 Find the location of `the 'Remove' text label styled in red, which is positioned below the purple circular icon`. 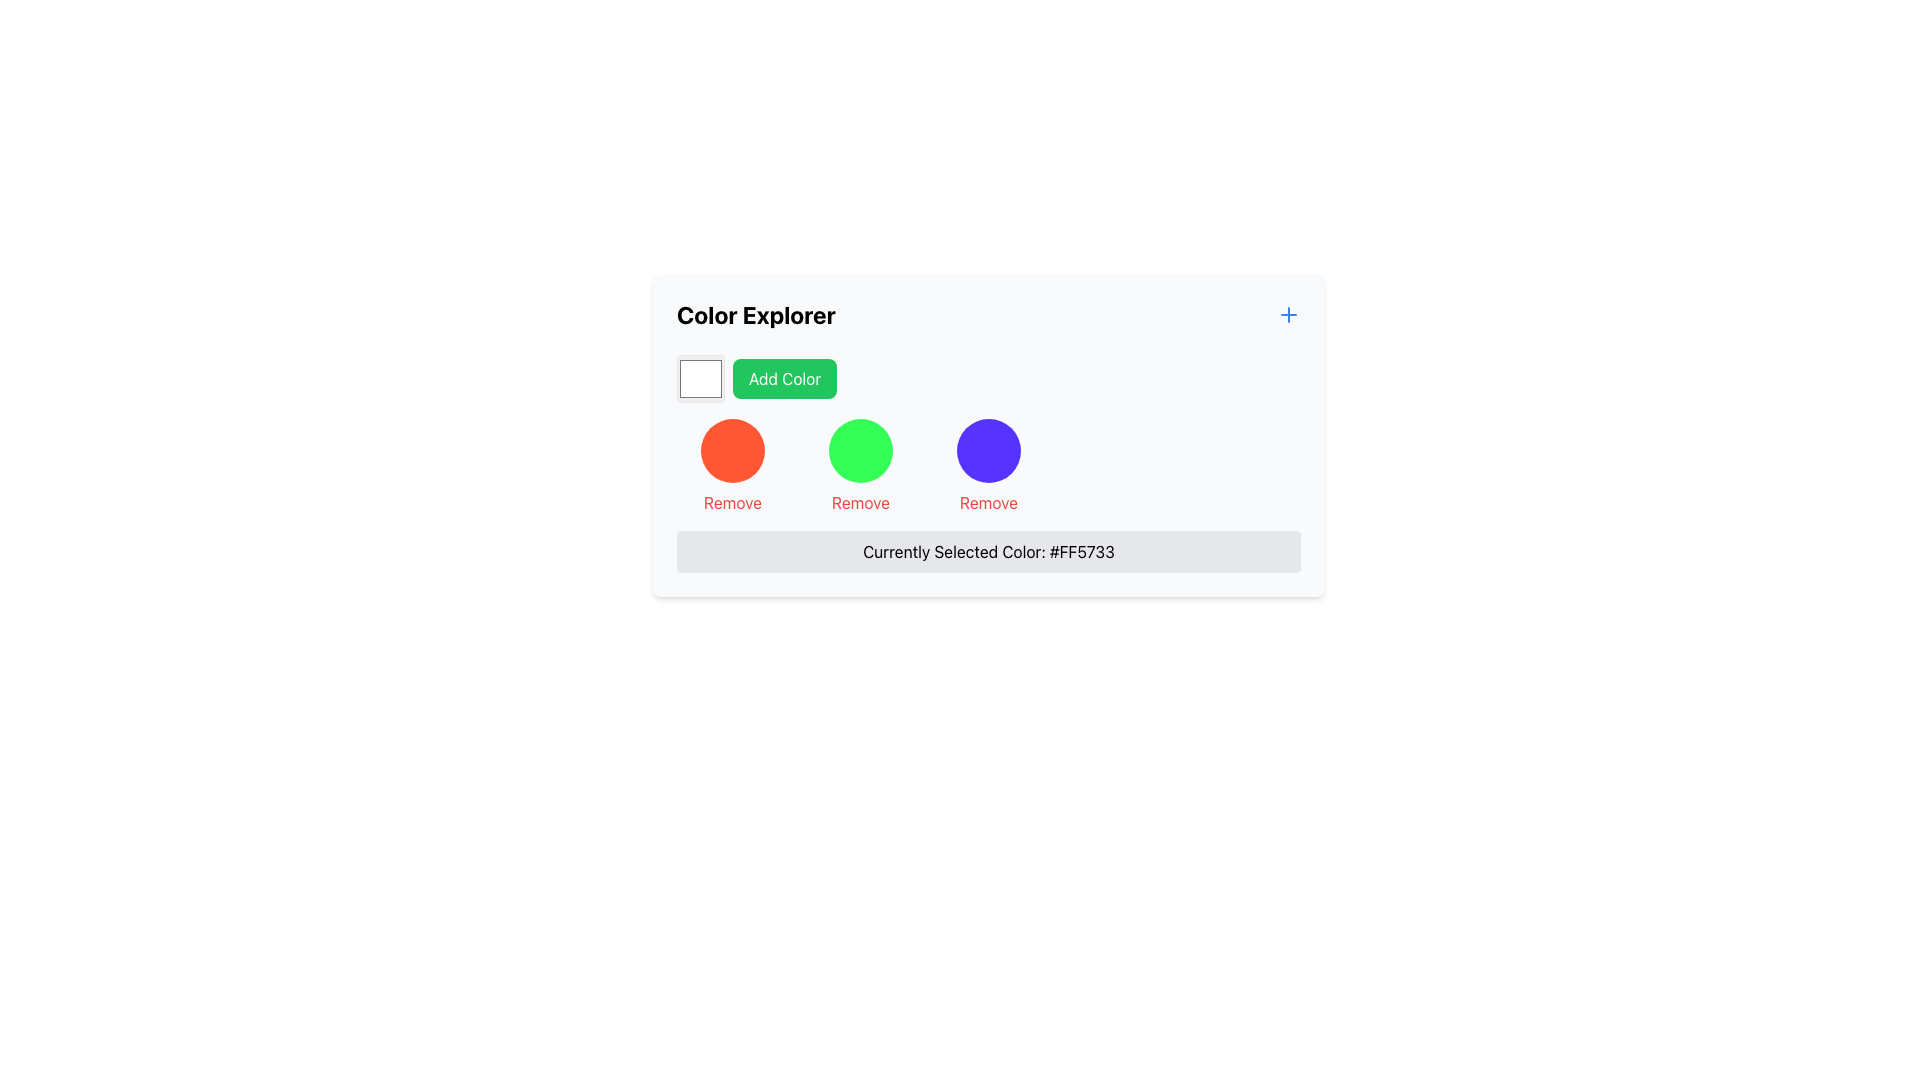

the 'Remove' text label styled in red, which is positioned below the purple circular icon is located at coordinates (988, 501).